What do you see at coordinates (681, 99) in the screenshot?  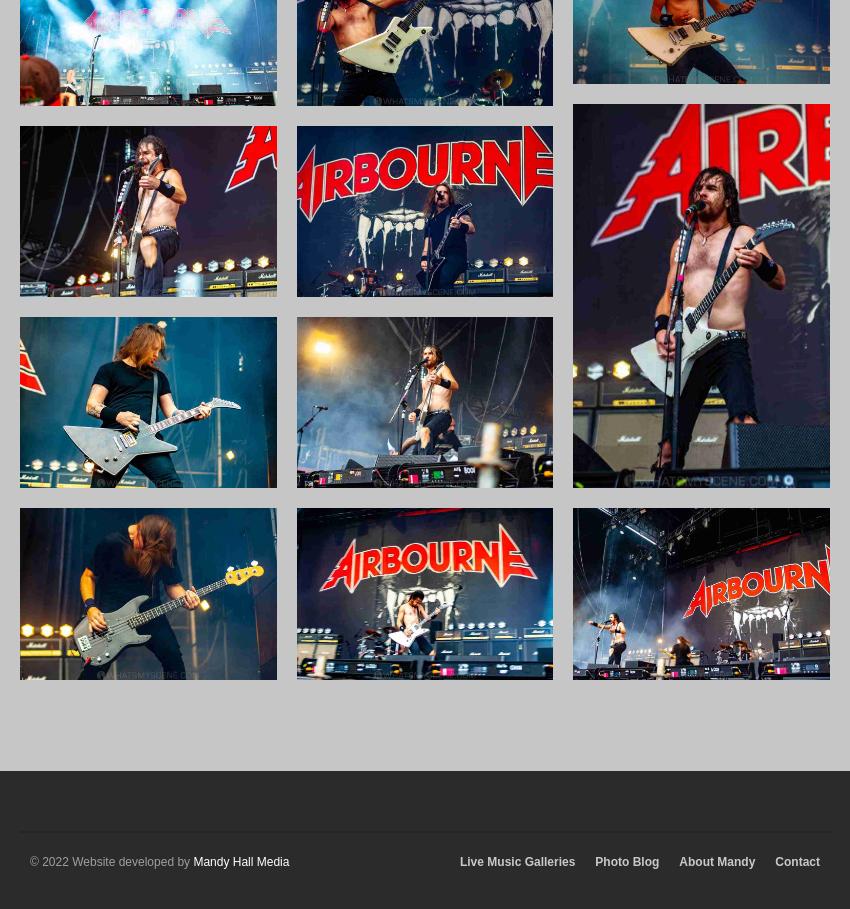 I see `'November 2019'` at bounding box center [681, 99].